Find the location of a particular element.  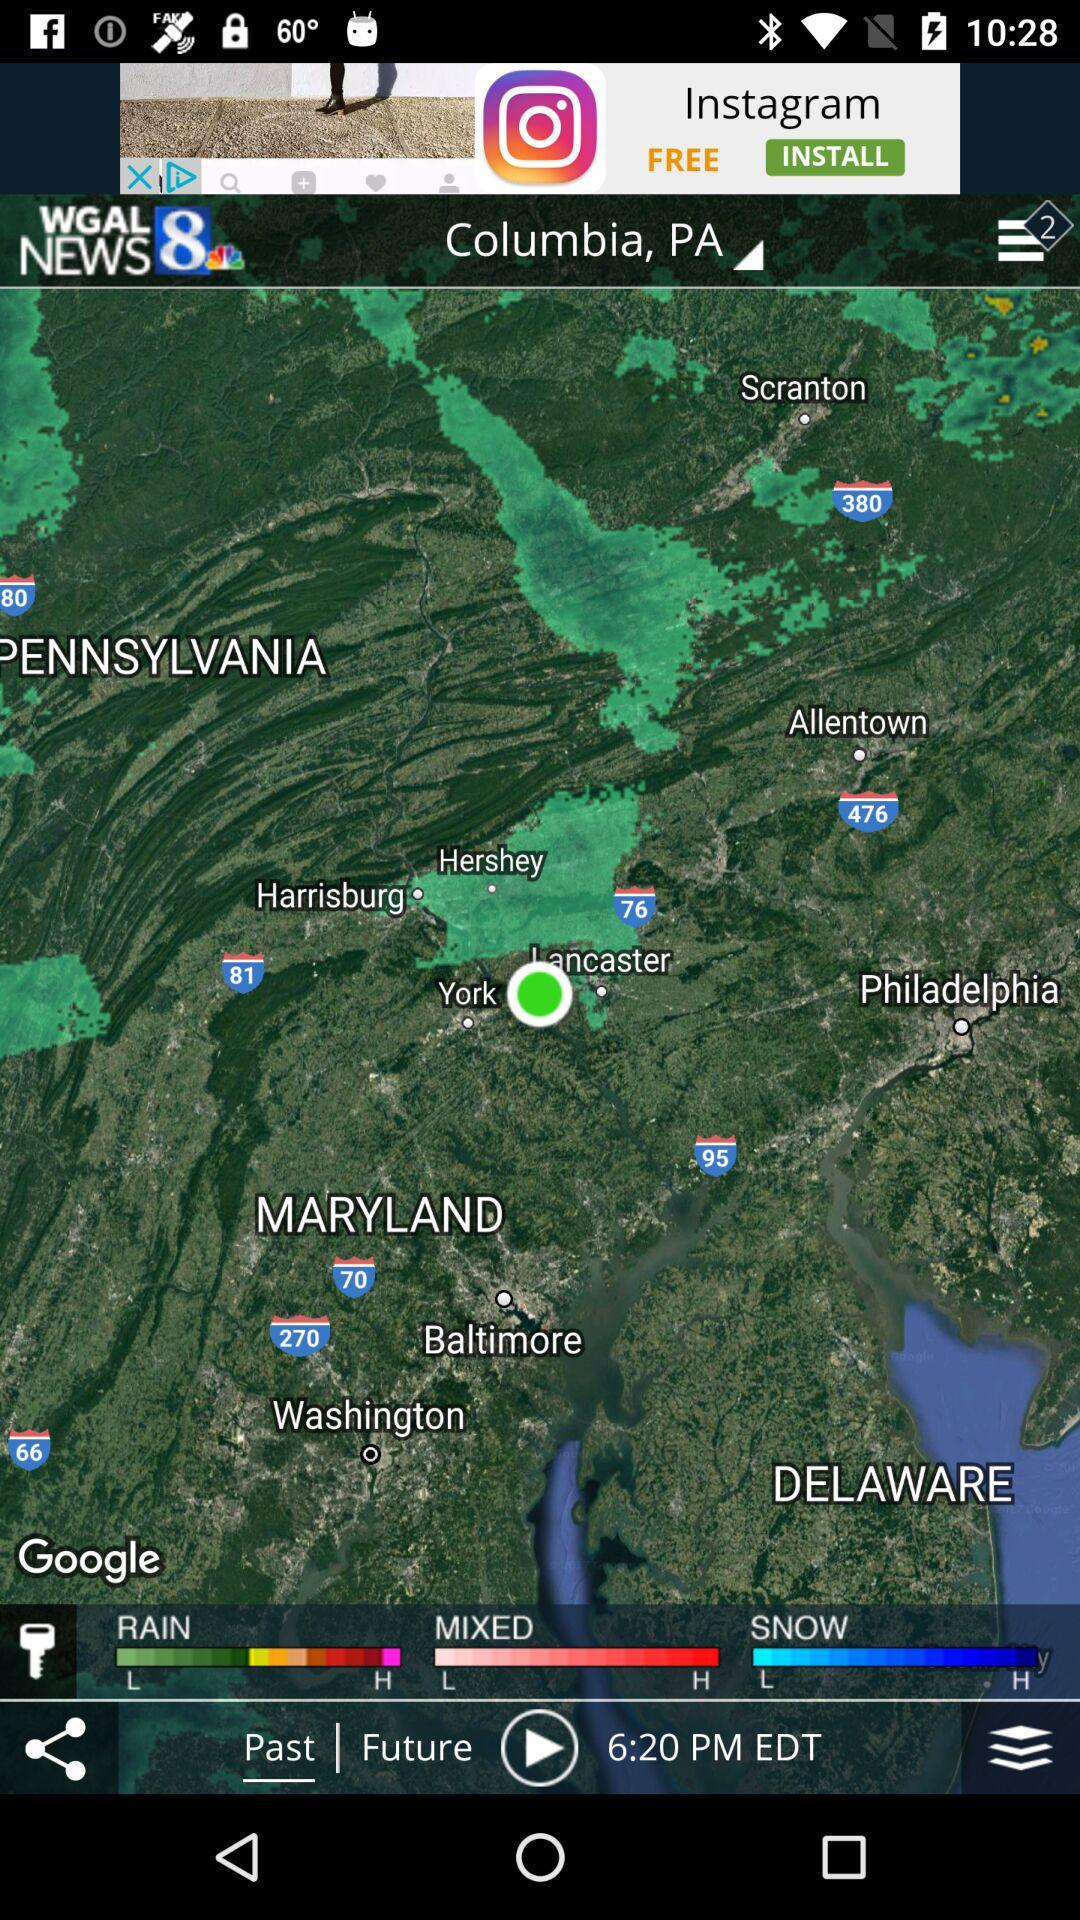

see more is located at coordinates (1020, 1746).